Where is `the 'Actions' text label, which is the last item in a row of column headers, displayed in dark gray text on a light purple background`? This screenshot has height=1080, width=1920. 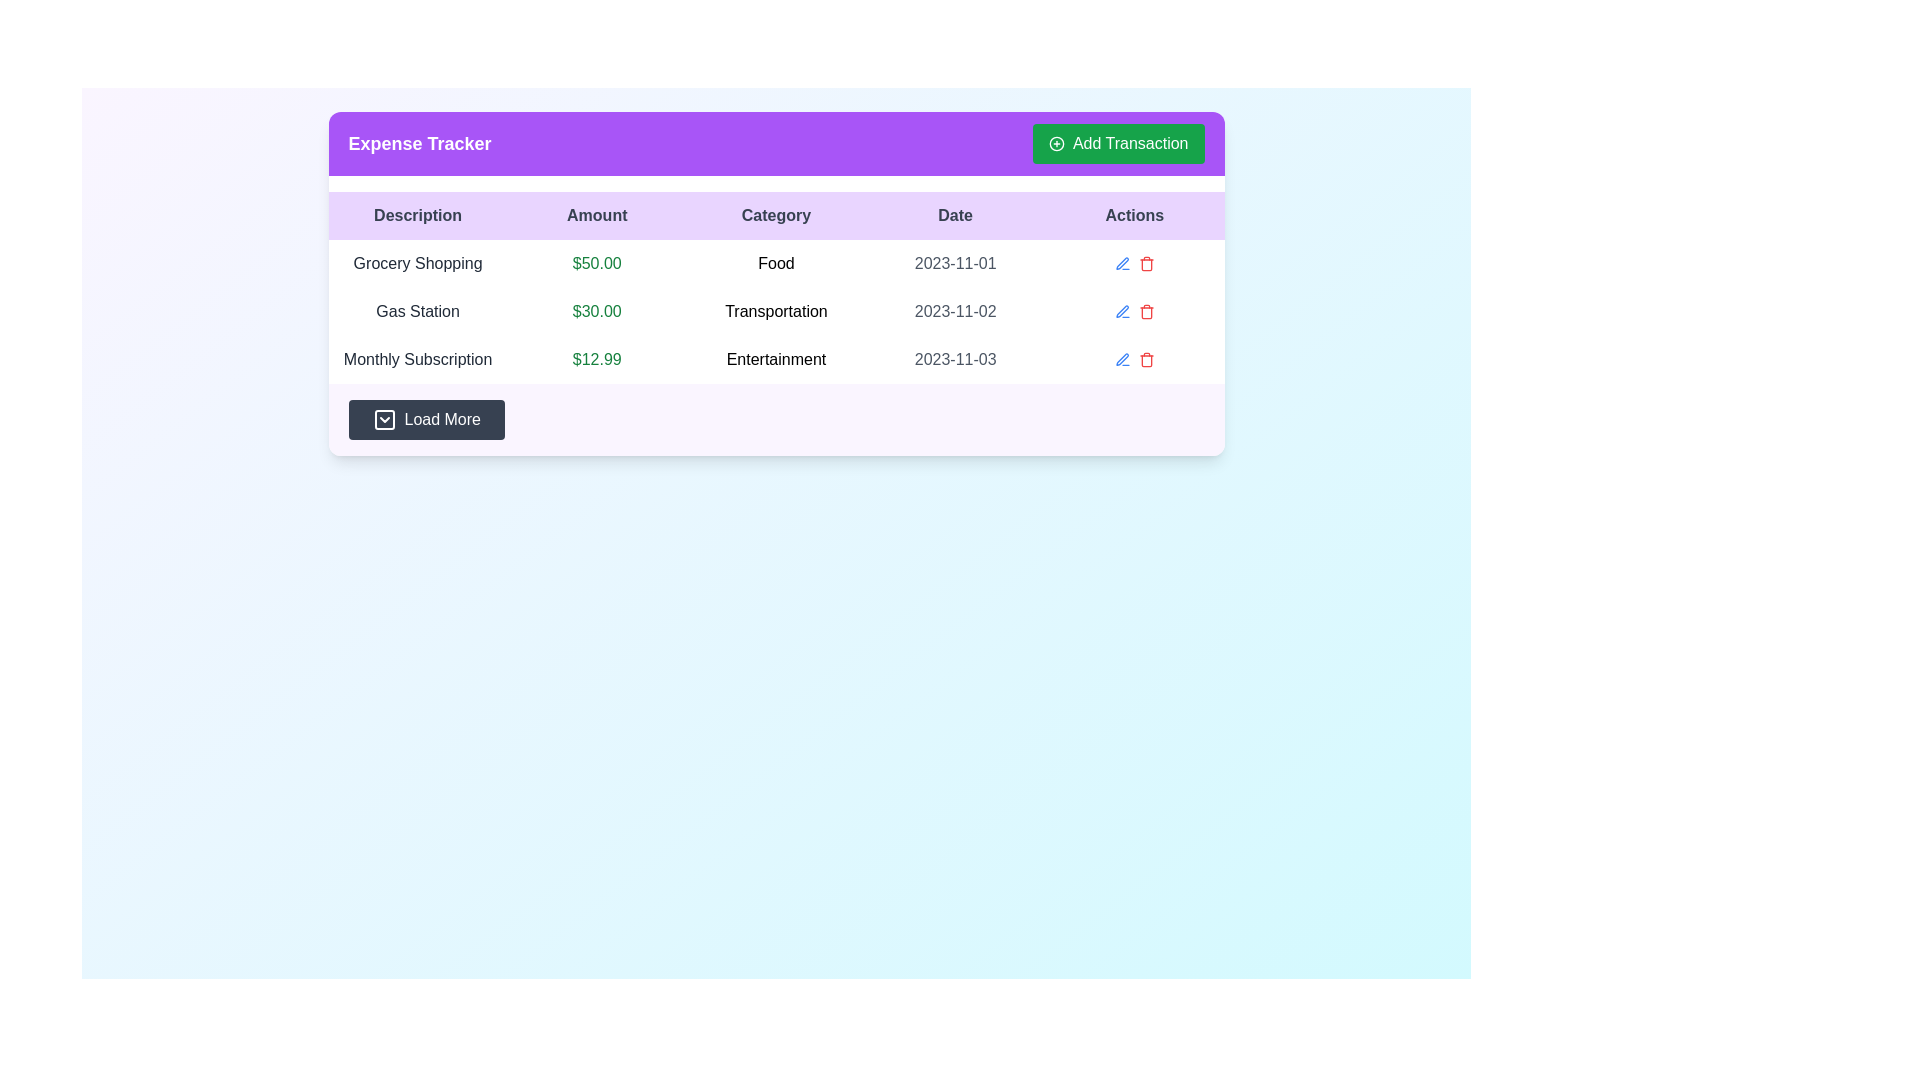
the 'Actions' text label, which is the last item in a row of column headers, displayed in dark gray text on a light purple background is located at coordinates (1134, 216).